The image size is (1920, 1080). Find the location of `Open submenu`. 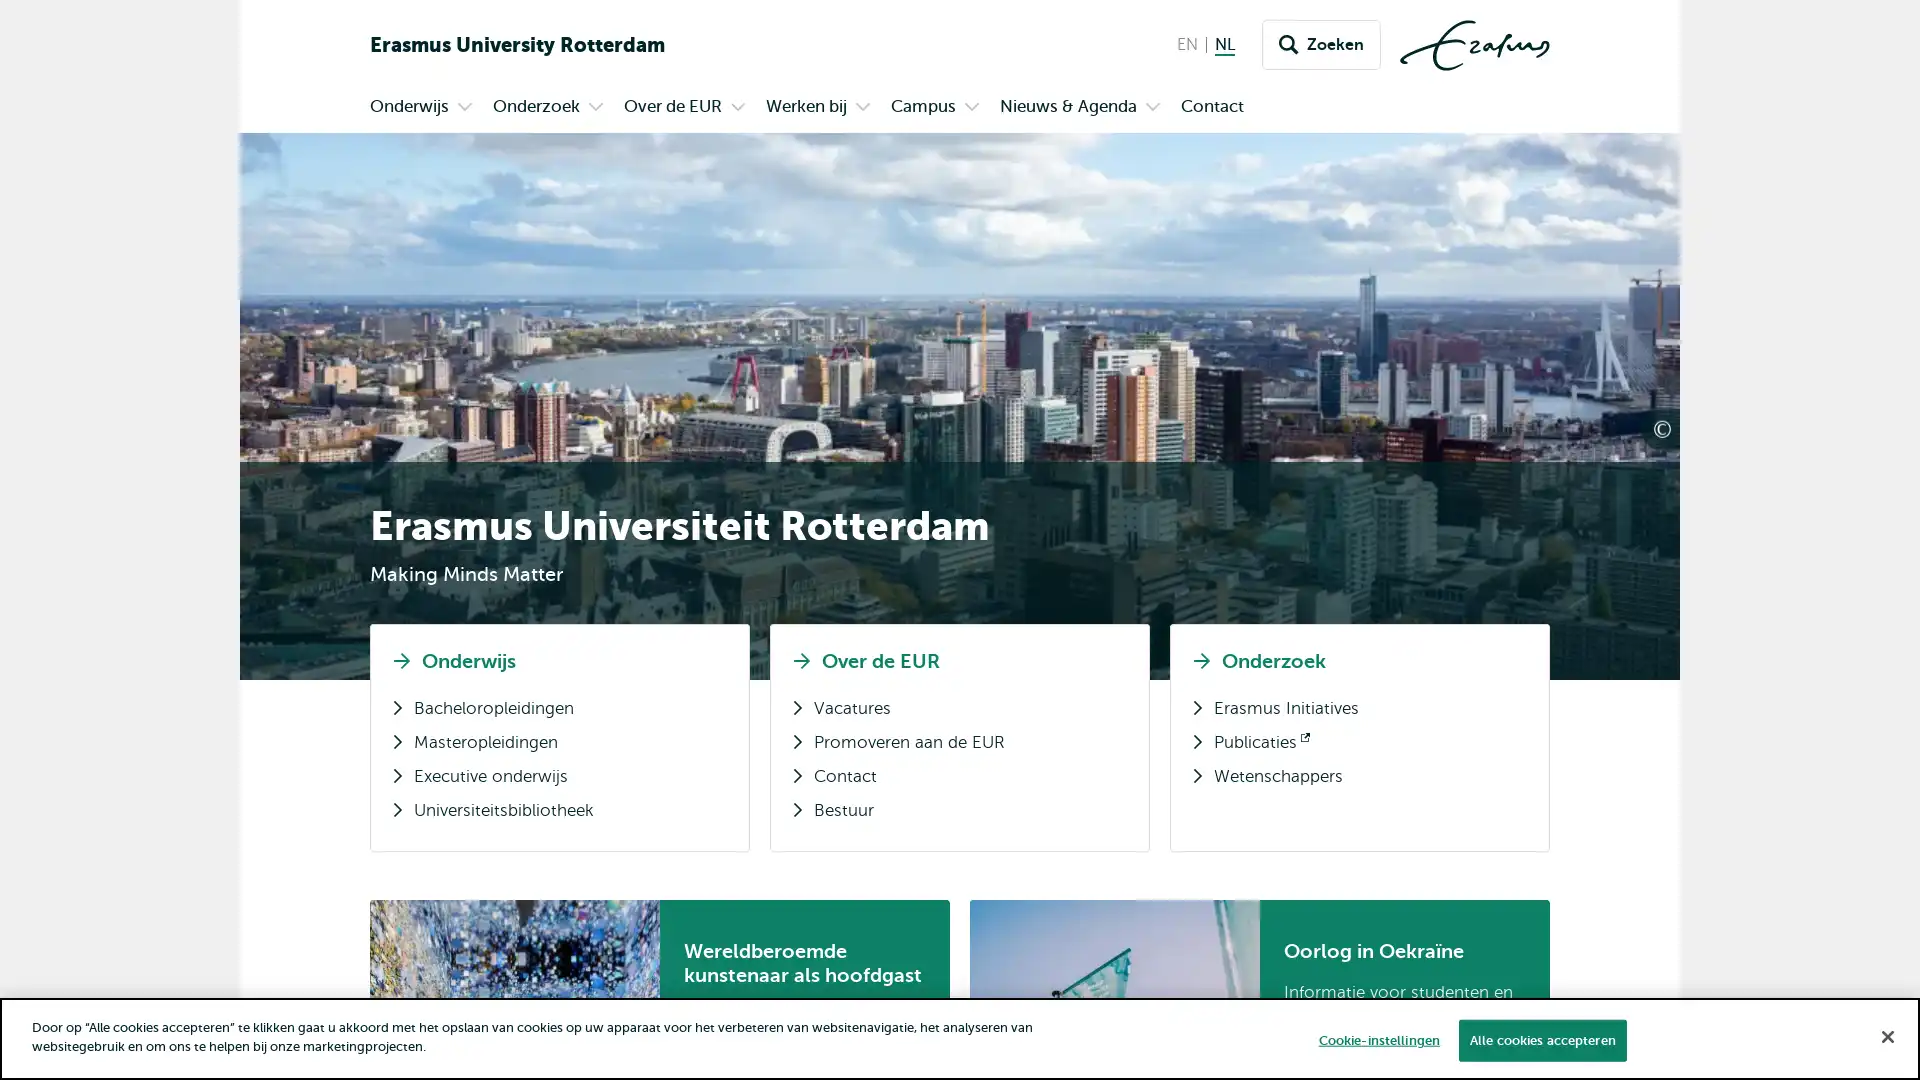

Open submenu is located at coordinates (594, 108).